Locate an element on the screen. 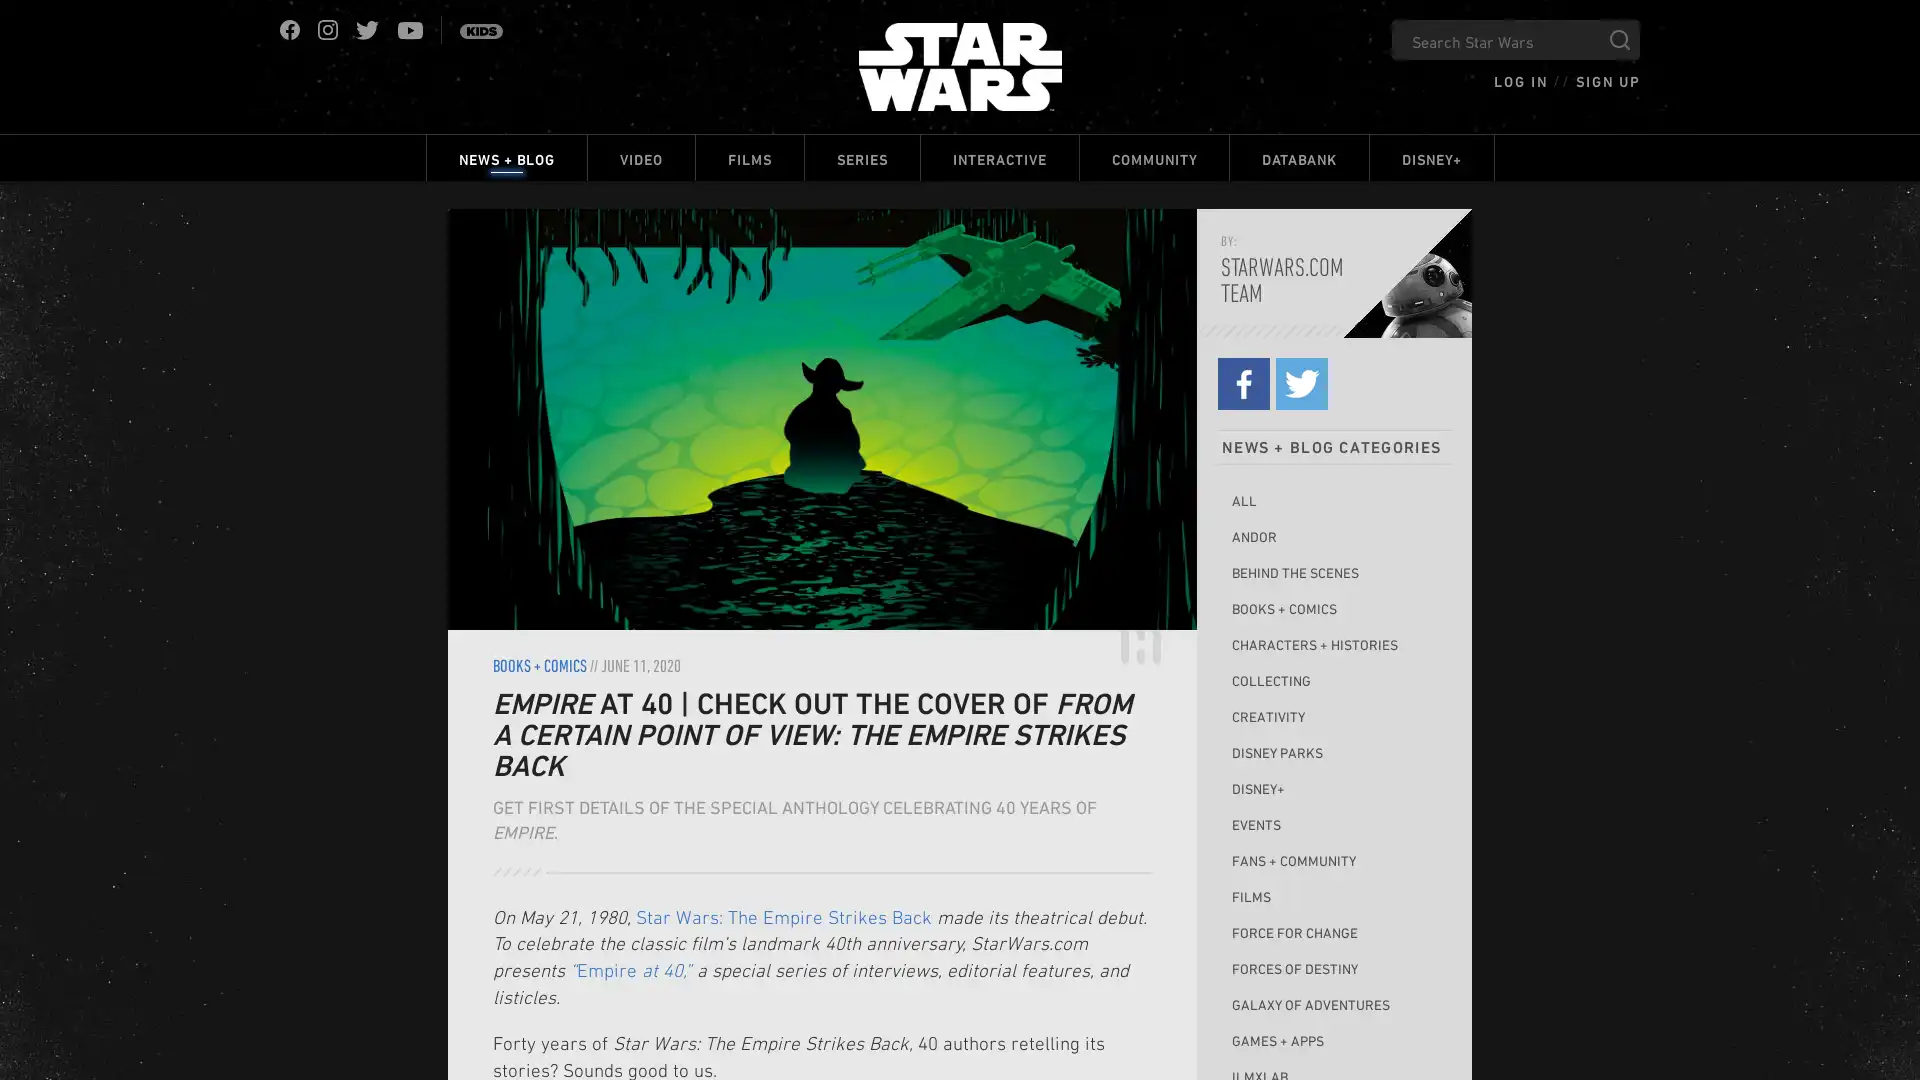 Image resolution: width=1920 pixels, height=1080 pixels. LOG IN is located at coordinates (1520, 80).